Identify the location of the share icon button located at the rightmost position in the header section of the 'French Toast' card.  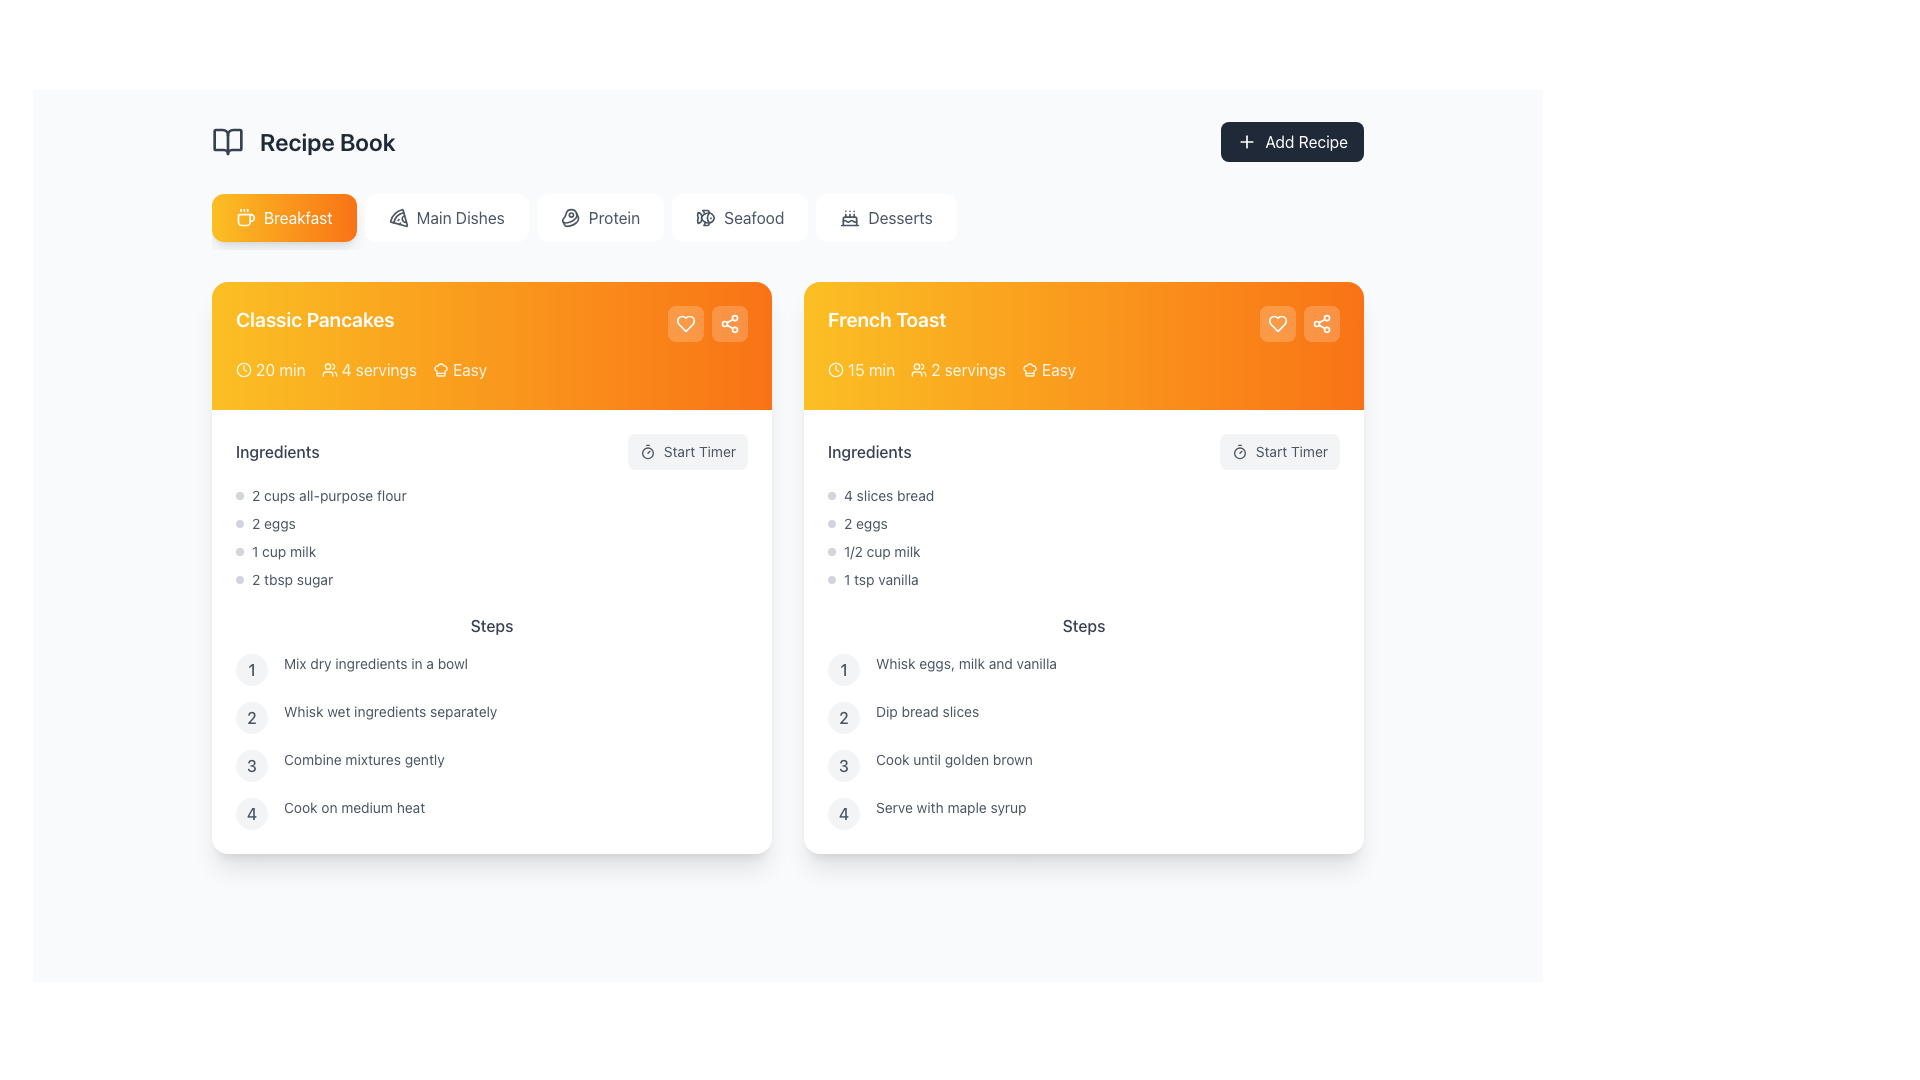
(728, 323).